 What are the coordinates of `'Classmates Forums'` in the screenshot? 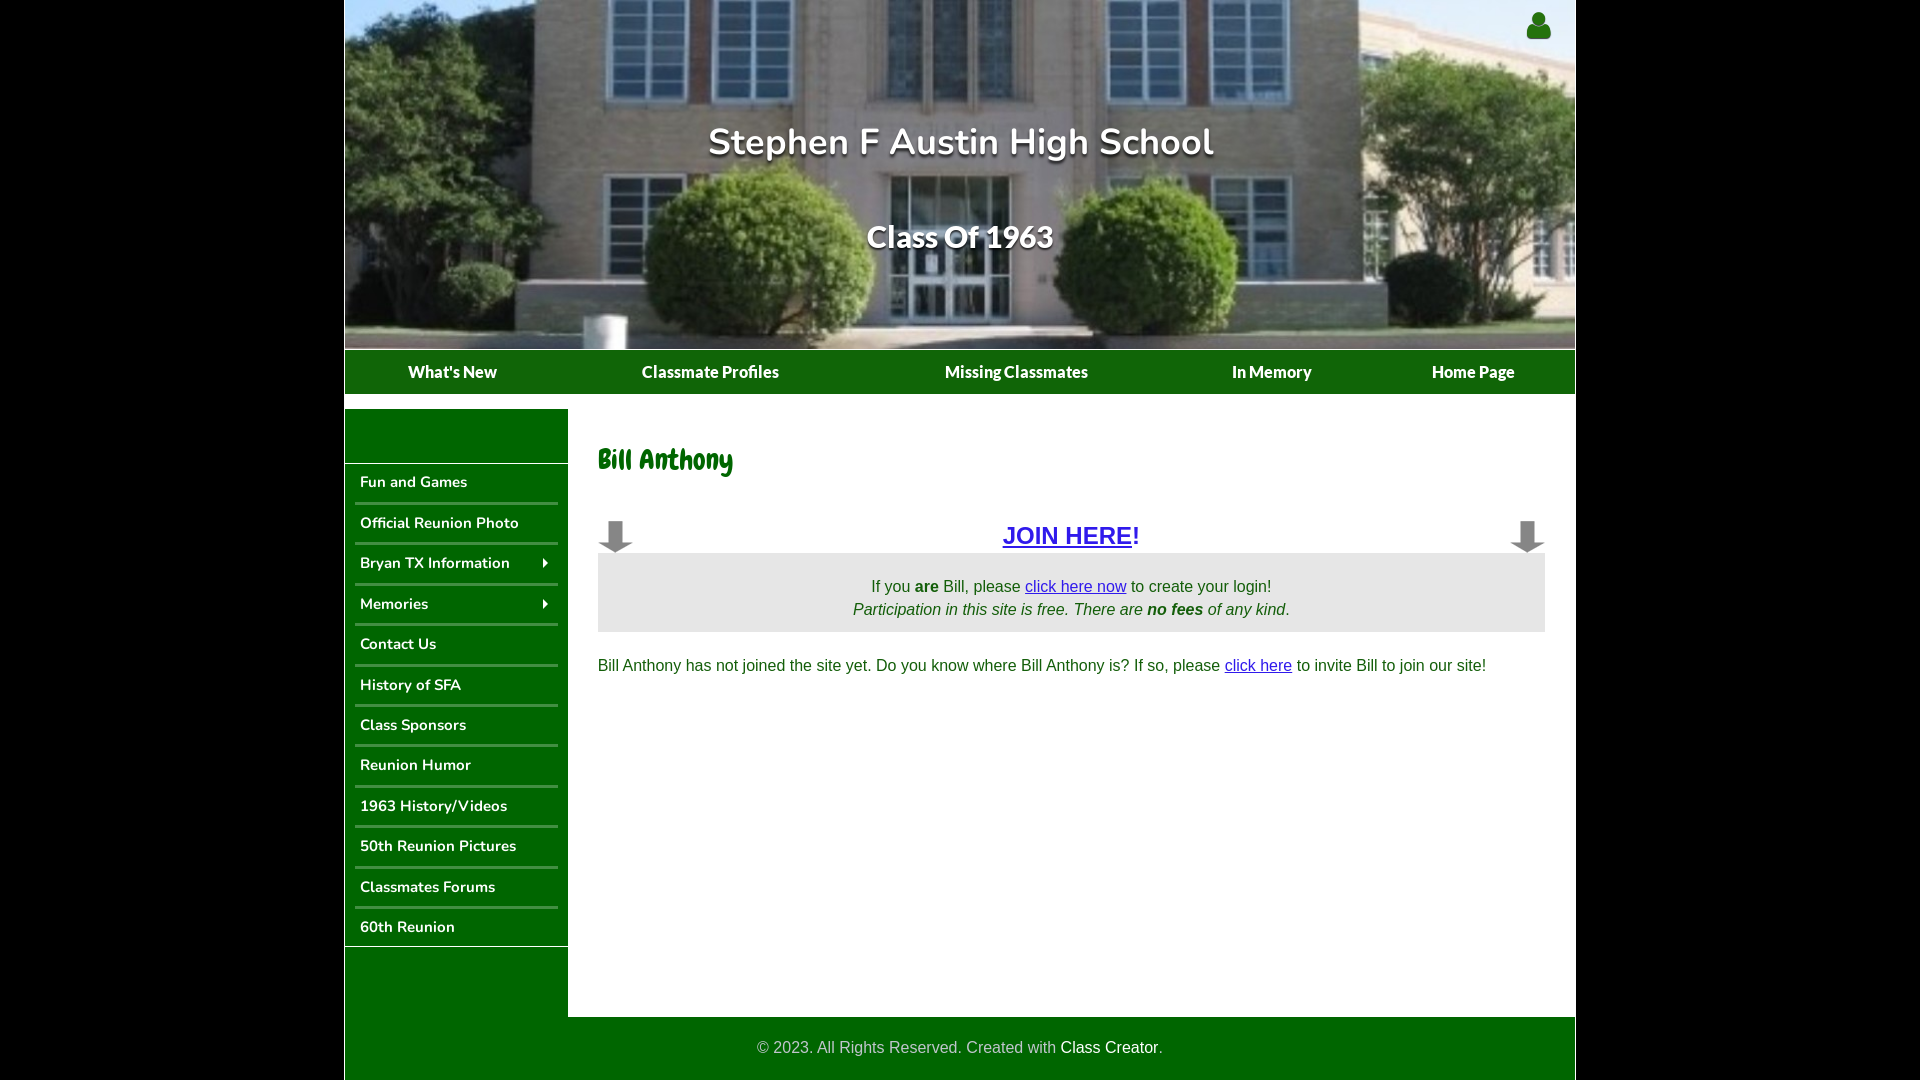 It's located at (355, 886).